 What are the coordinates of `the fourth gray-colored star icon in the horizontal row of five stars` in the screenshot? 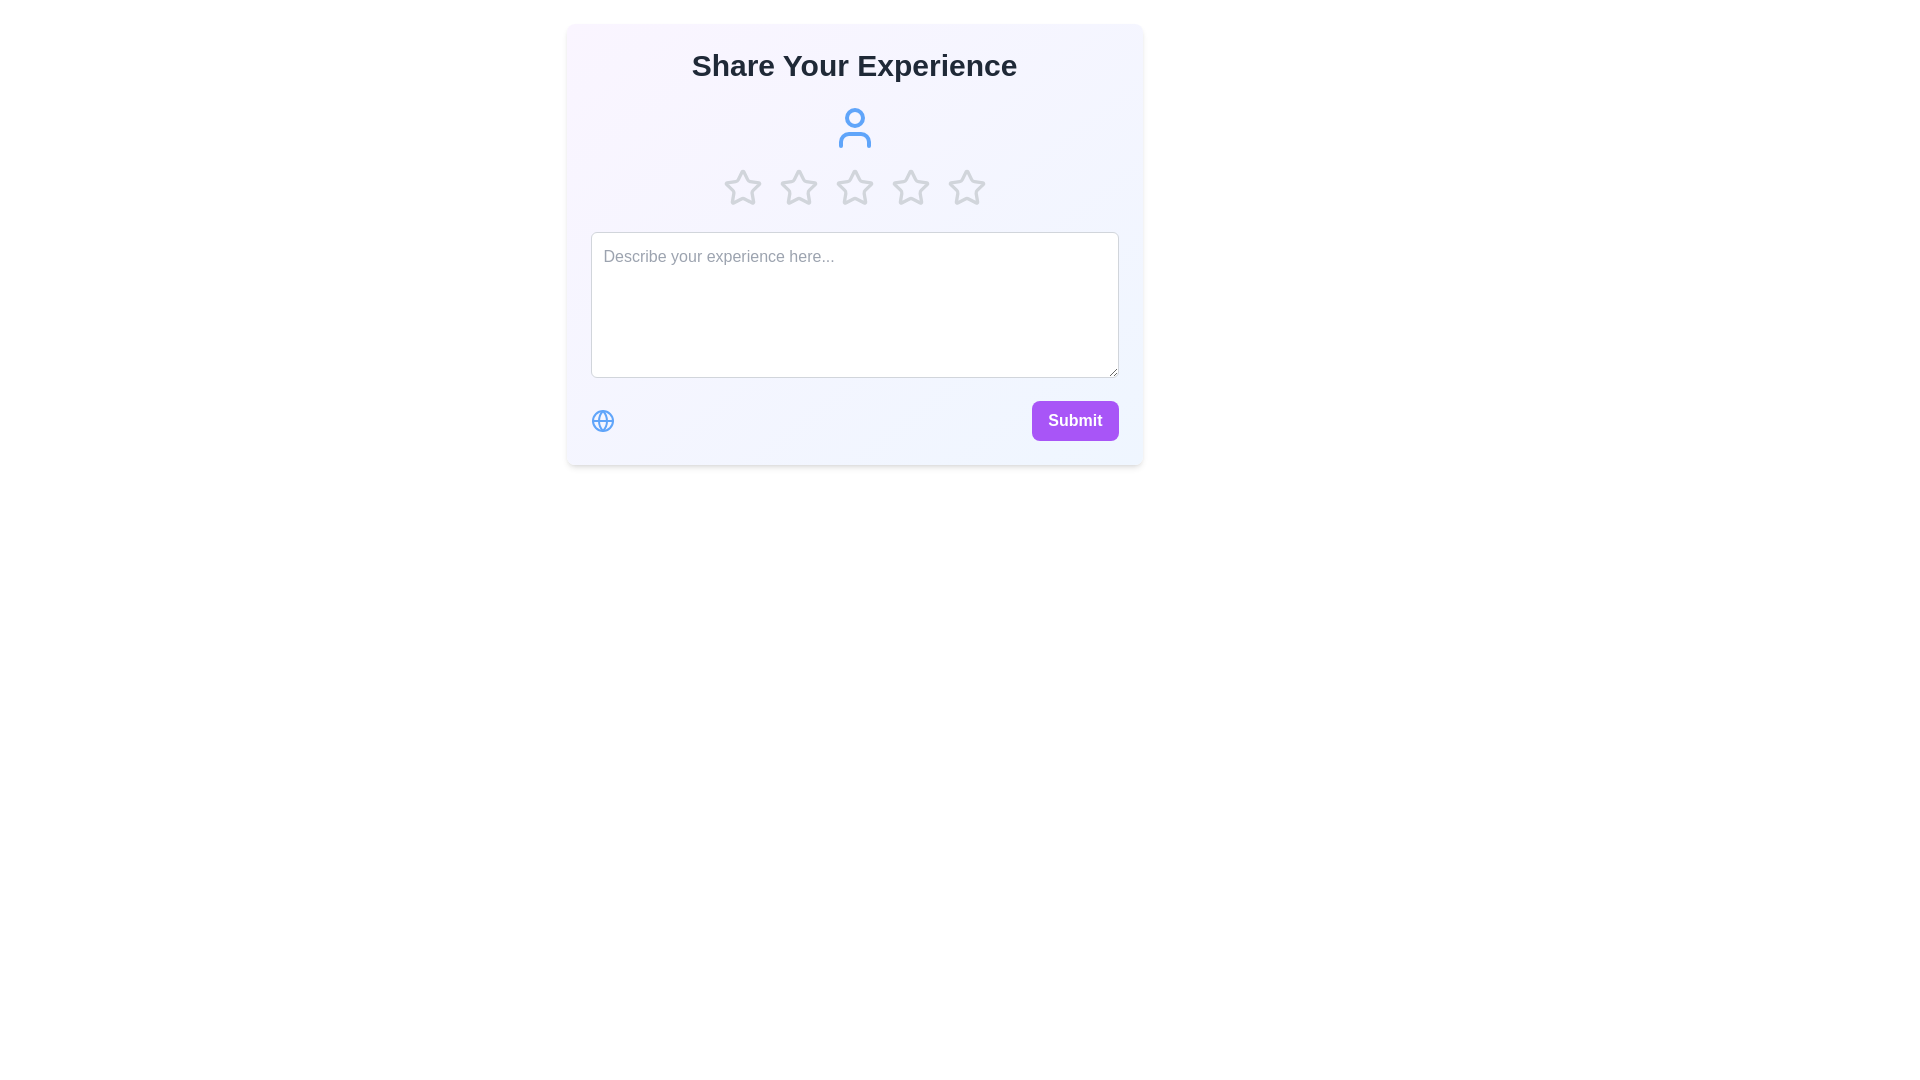 It's located at (909, 187).